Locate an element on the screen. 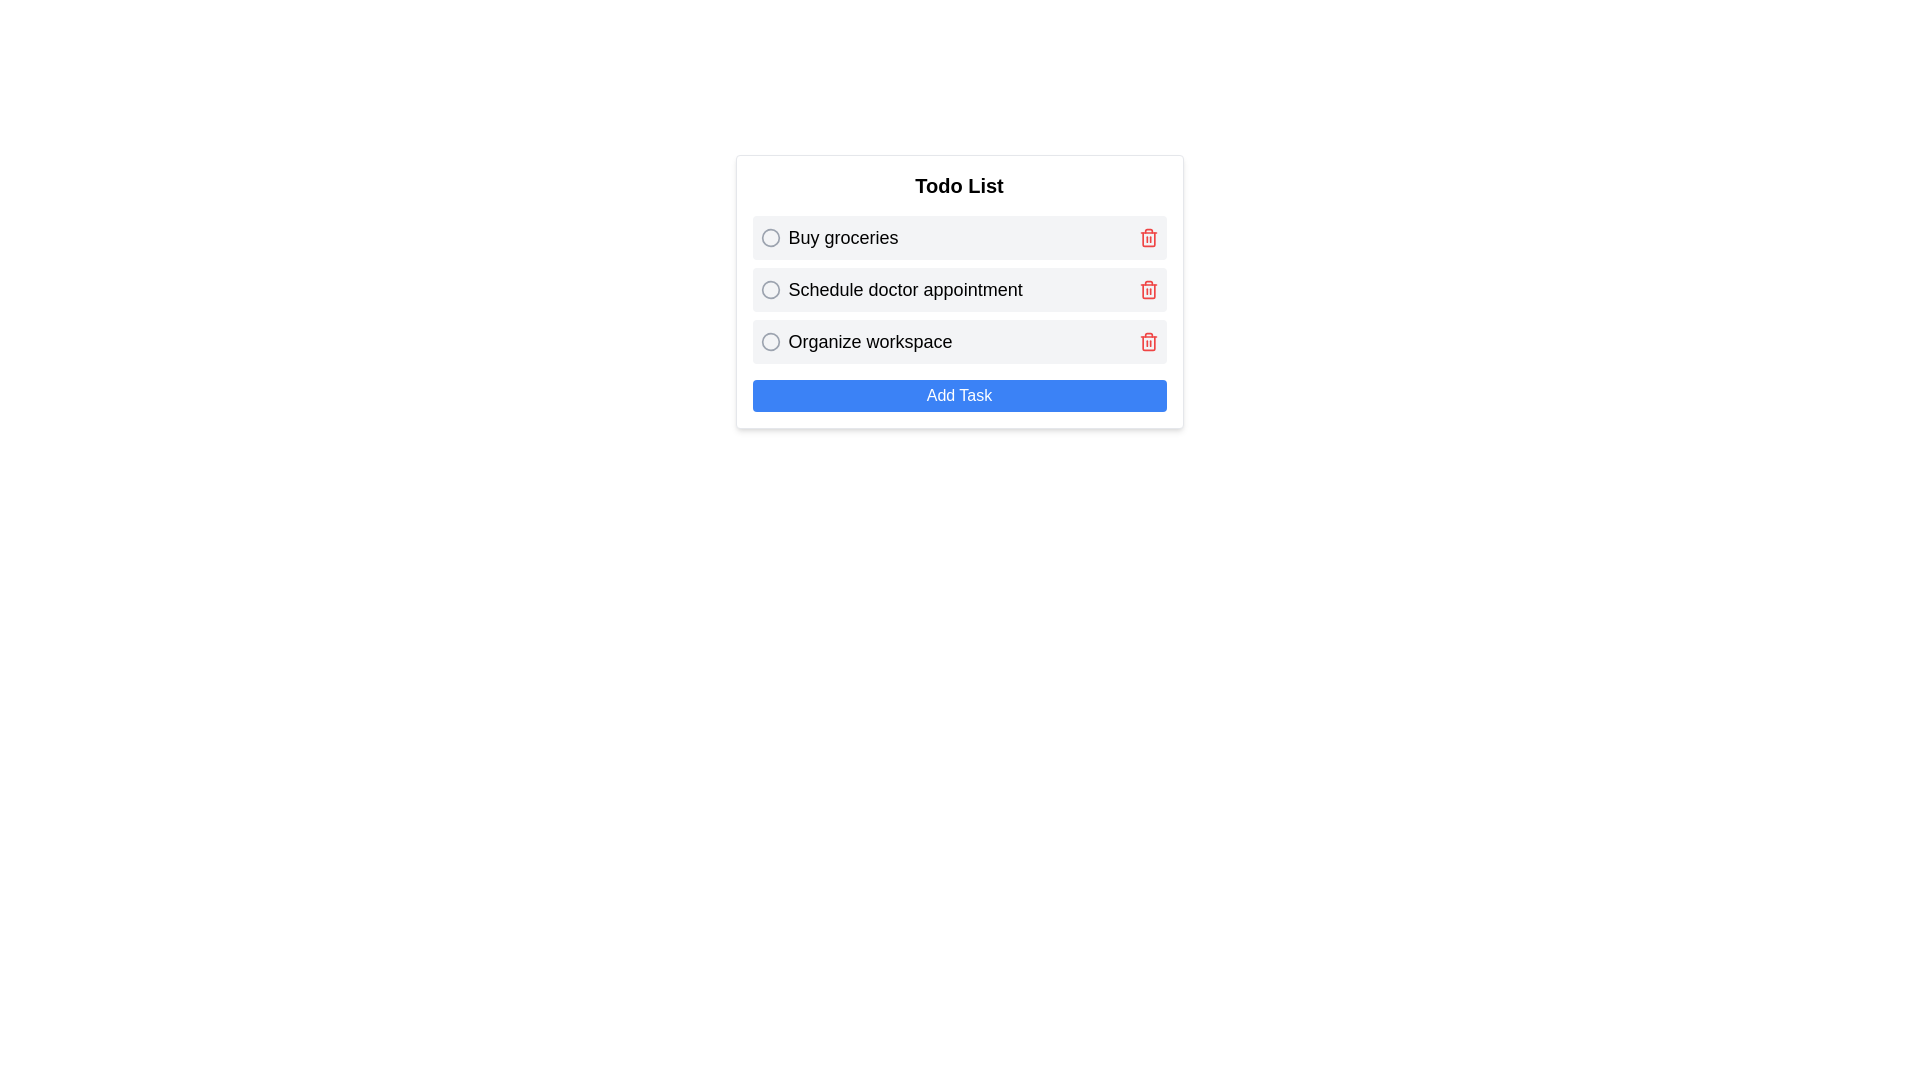 The image size is (1920, 1080). the checkbox located to the left of the task text 'Organize workspace' is located at coordinates (769, 341).